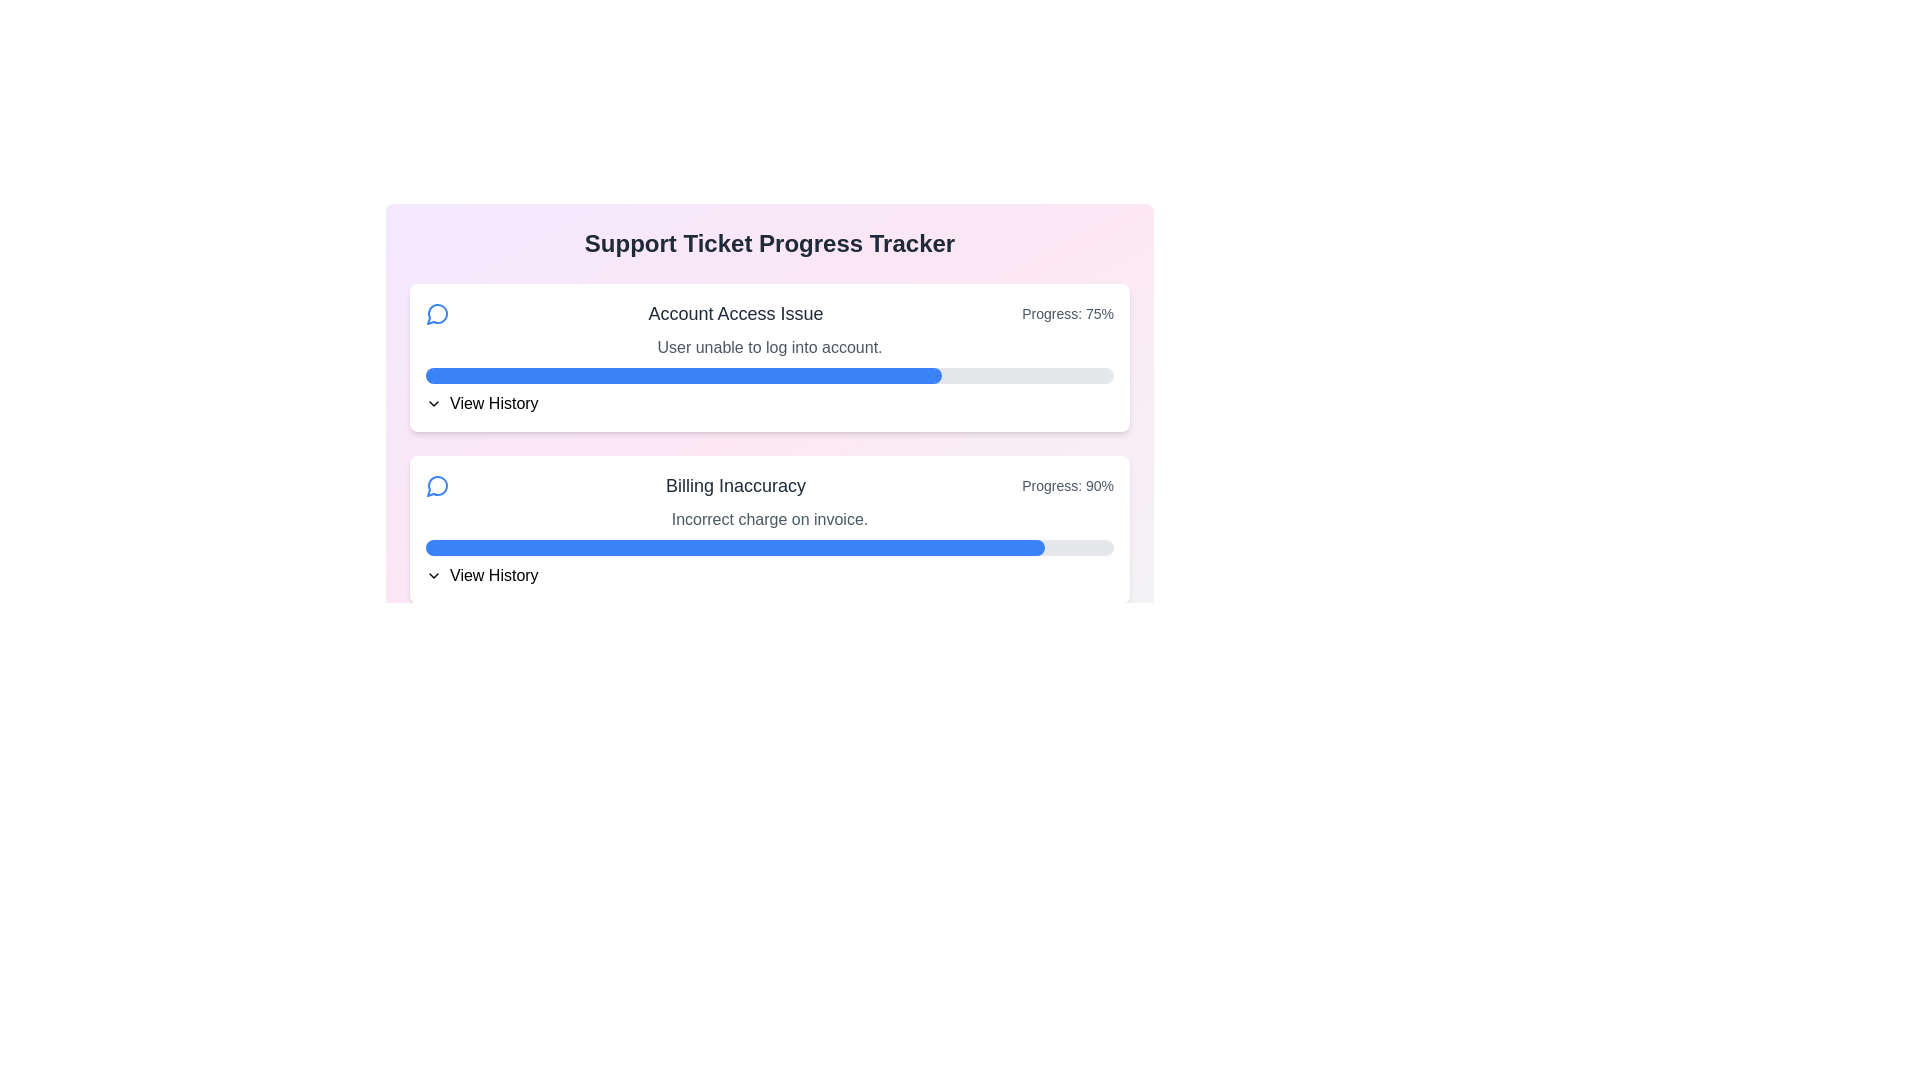  Describe the element at coordinates (735, 486) in the screenshot. I see `the static text label identified as 'Billing Inaccuracy' which is located next to the chat bubble icon and above 'Progress: 90%' in the support ticket list` at that location.